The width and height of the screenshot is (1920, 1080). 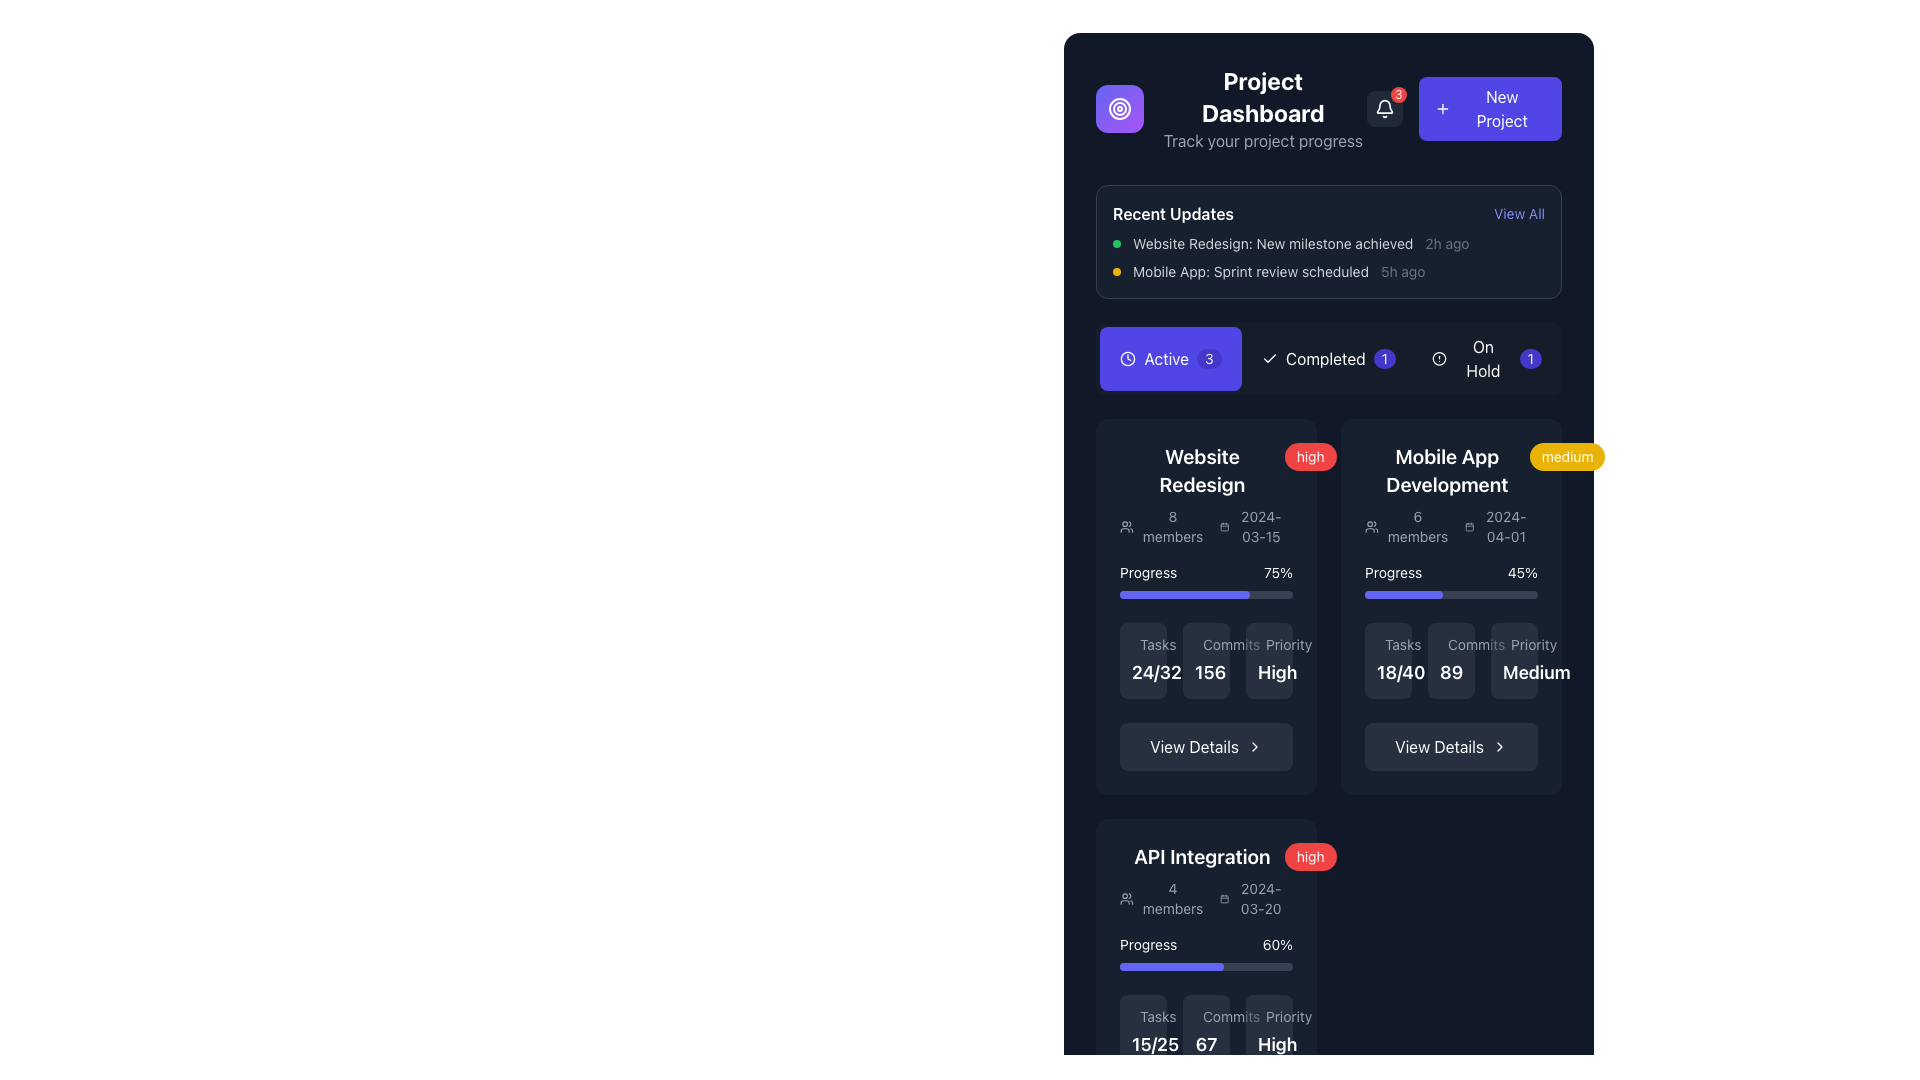 I want to click on the Information Display Component titled 'Mobile App Development', which contains details like '6 members' and the date '2024-04-01', so click(x=1447, y=494).